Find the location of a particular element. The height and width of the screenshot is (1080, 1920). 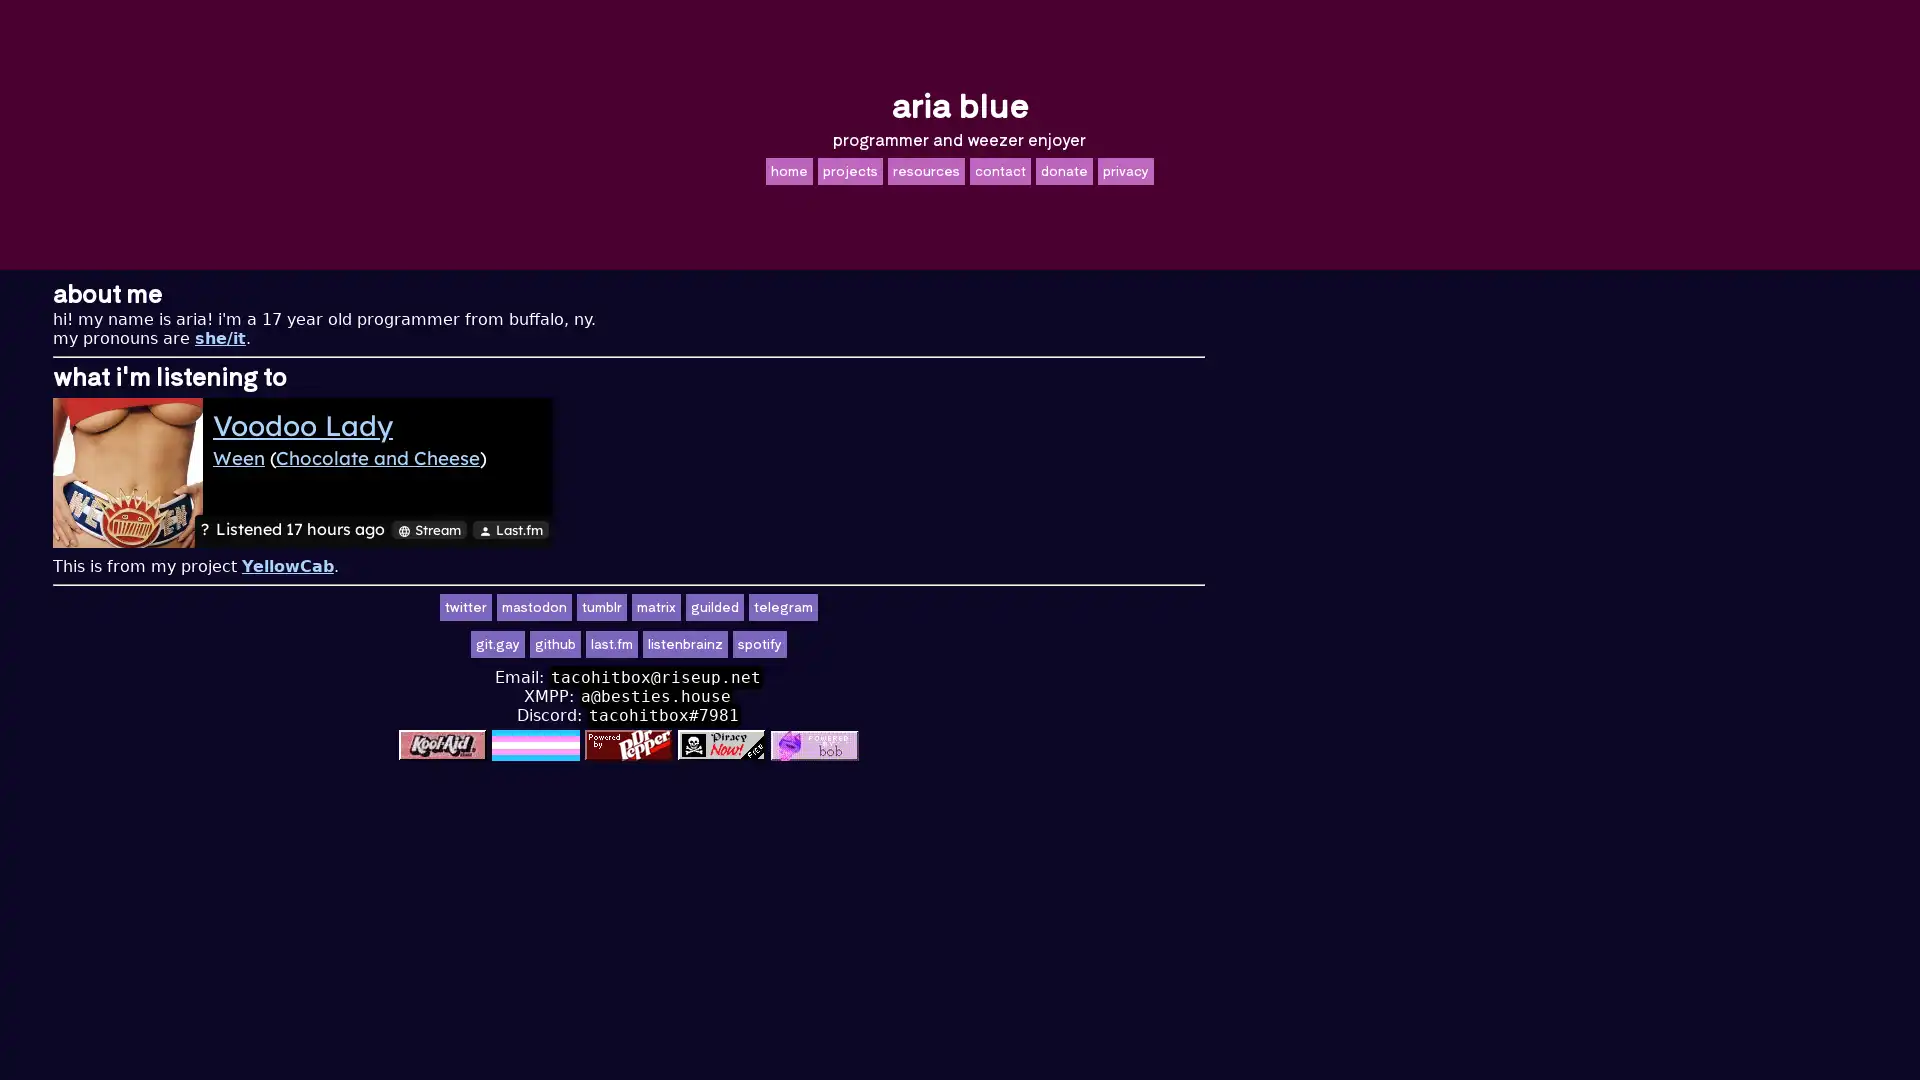

tumblr is located at coordinates (931, 606).